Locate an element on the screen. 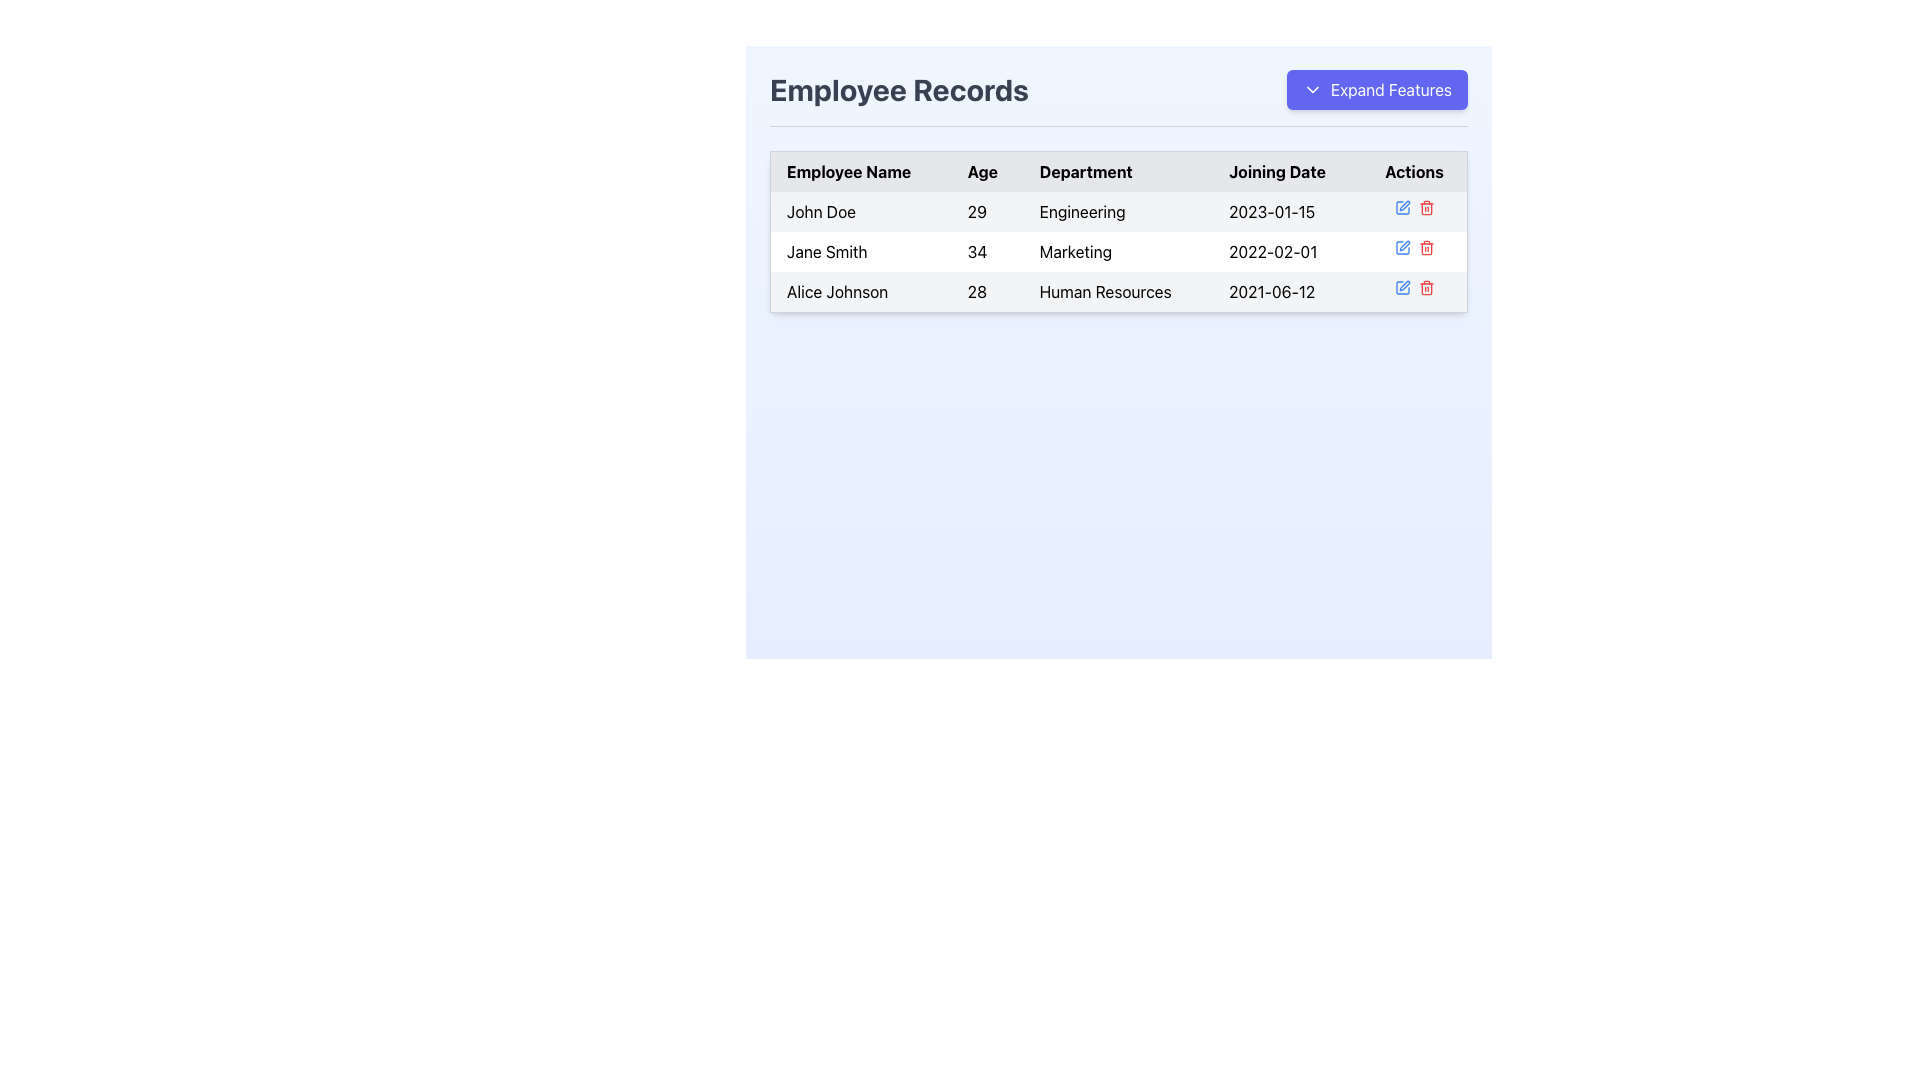 The height and width of the screenshot is (1080, 1920). the delete button in the second row of the 'Actions' column for the entry 'Jane Smith' to change its appearance is located at coordinates (1425, 246).